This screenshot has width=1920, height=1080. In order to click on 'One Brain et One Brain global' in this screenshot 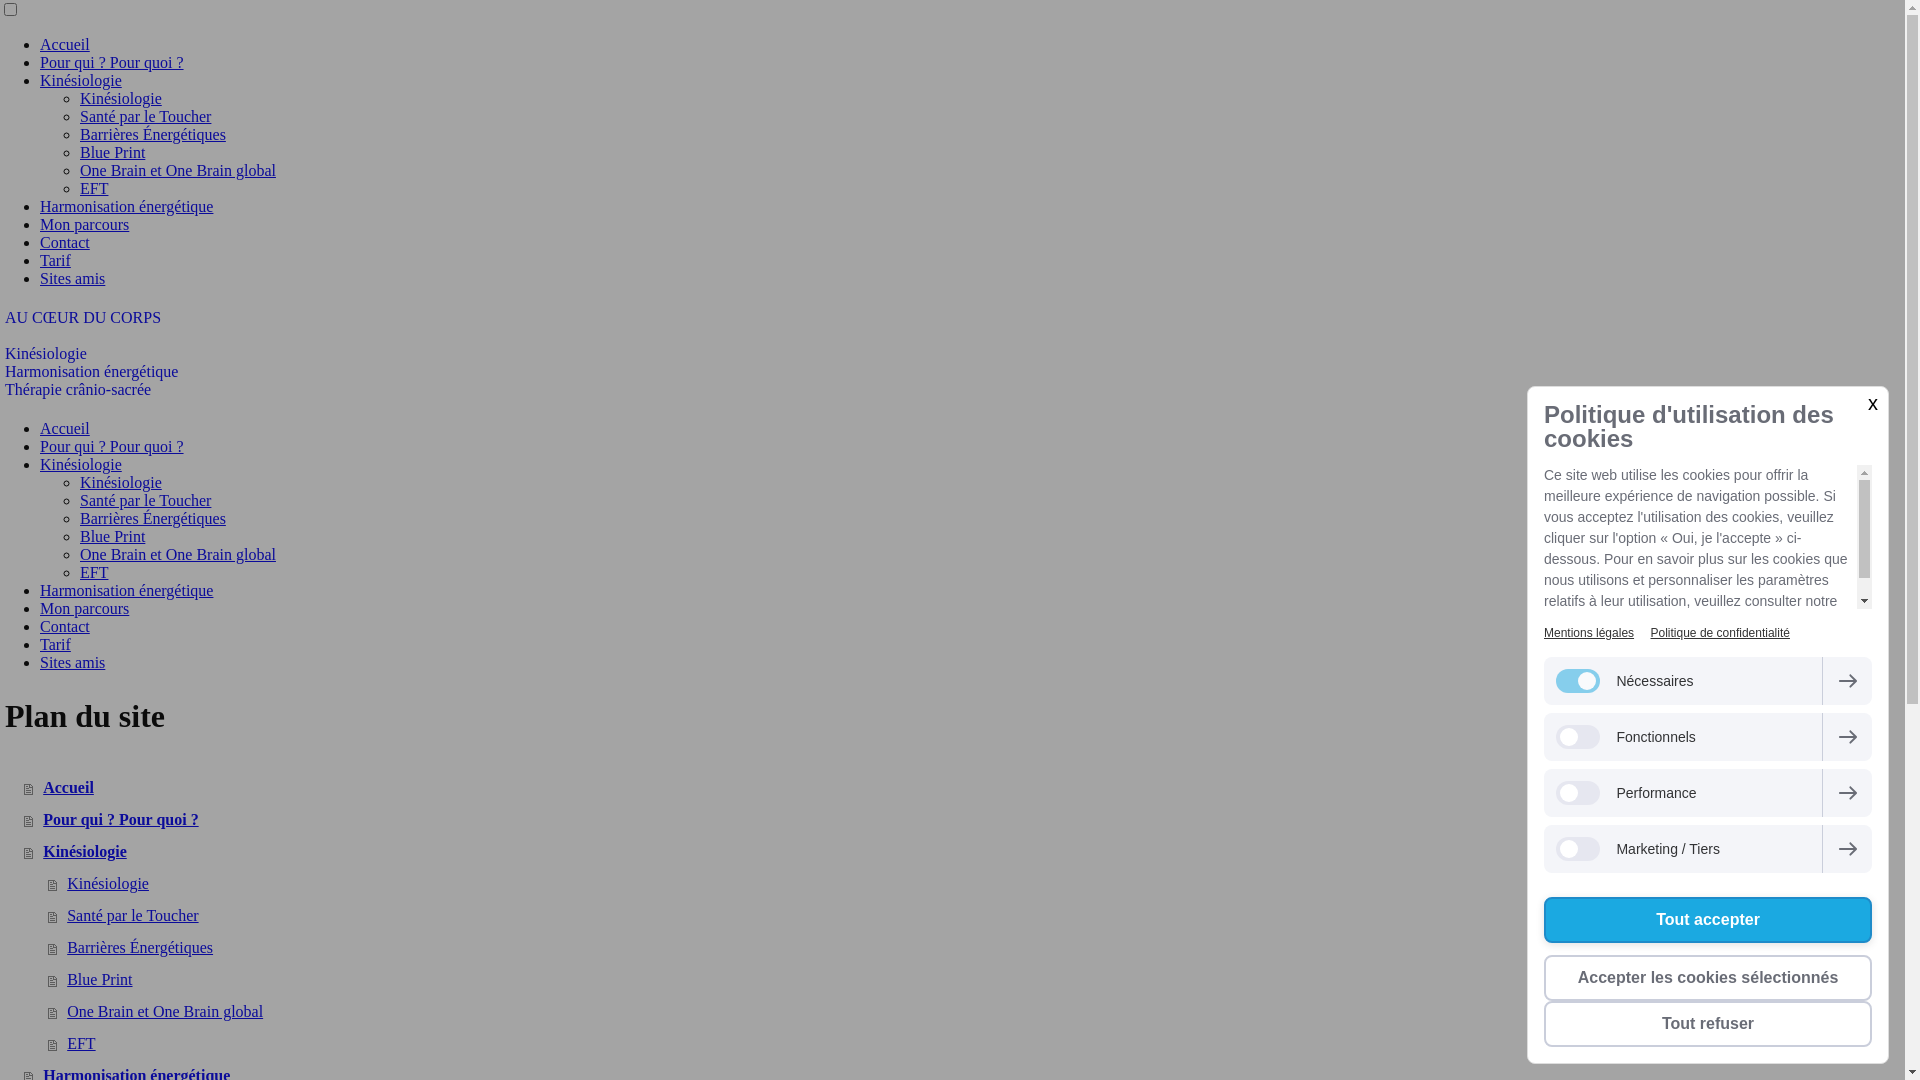, I will do `click(177, 554)`.